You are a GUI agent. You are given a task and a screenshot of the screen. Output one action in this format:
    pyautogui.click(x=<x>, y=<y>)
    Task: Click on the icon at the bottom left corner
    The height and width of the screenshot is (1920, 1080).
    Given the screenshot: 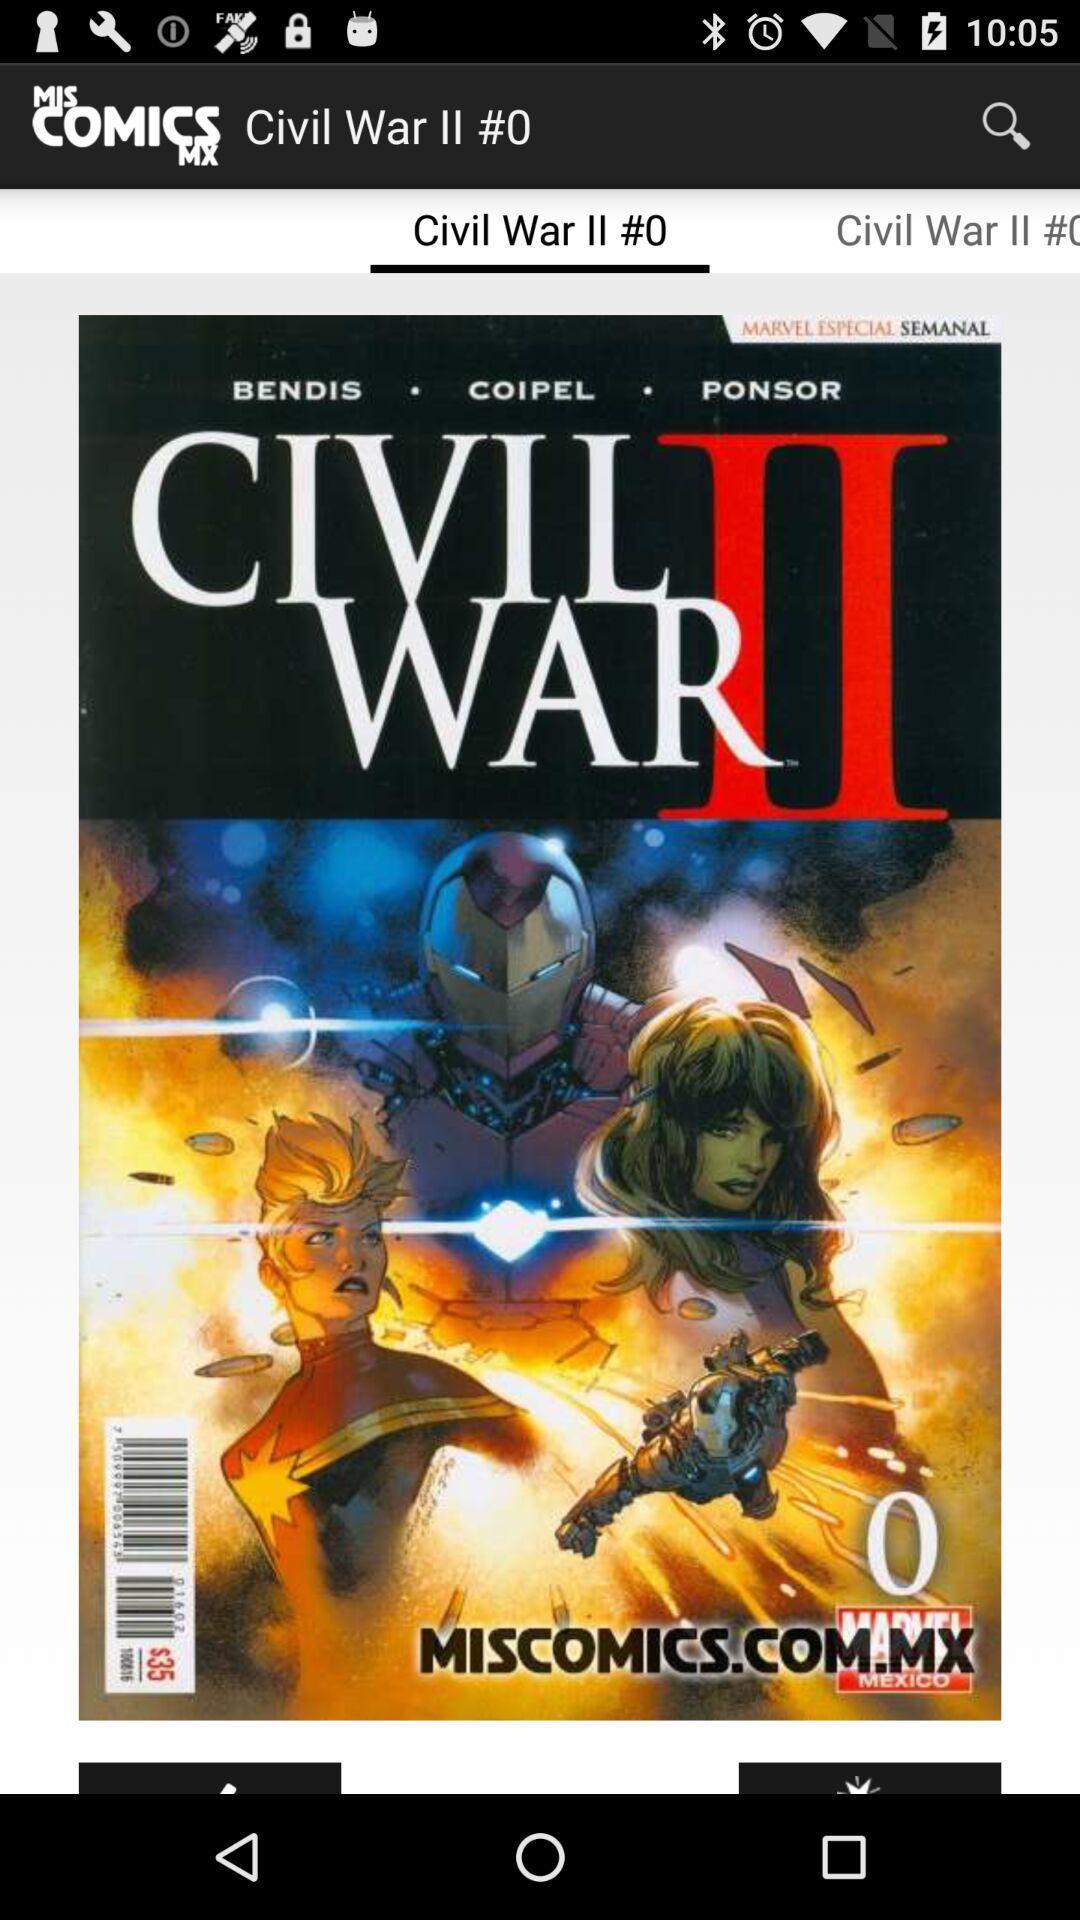 What is the action you would take?
    pyautogui.click(x=209, y=1778)
    